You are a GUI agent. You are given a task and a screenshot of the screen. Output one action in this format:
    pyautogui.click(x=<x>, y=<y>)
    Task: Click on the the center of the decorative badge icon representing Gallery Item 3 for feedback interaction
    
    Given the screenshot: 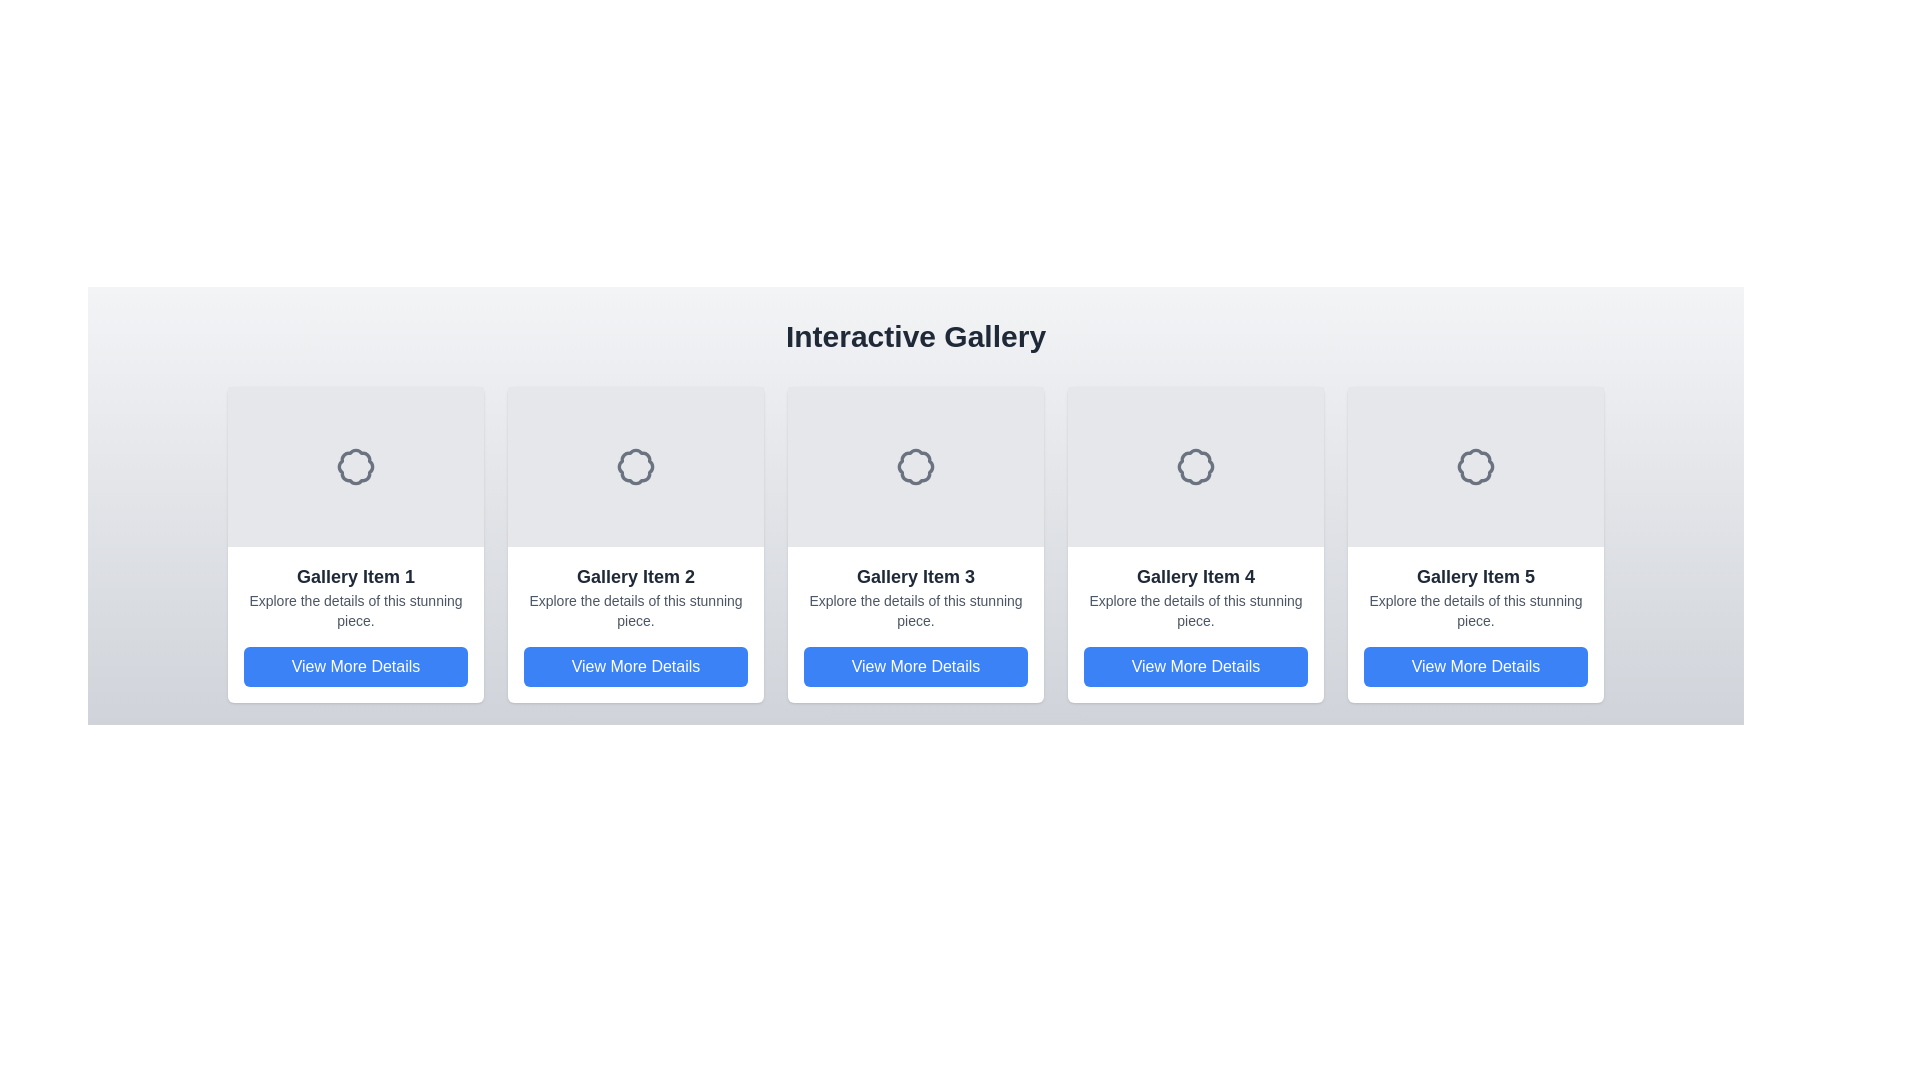 What is the action you would take?
    pyautogui.click(x=915, y=466)
    